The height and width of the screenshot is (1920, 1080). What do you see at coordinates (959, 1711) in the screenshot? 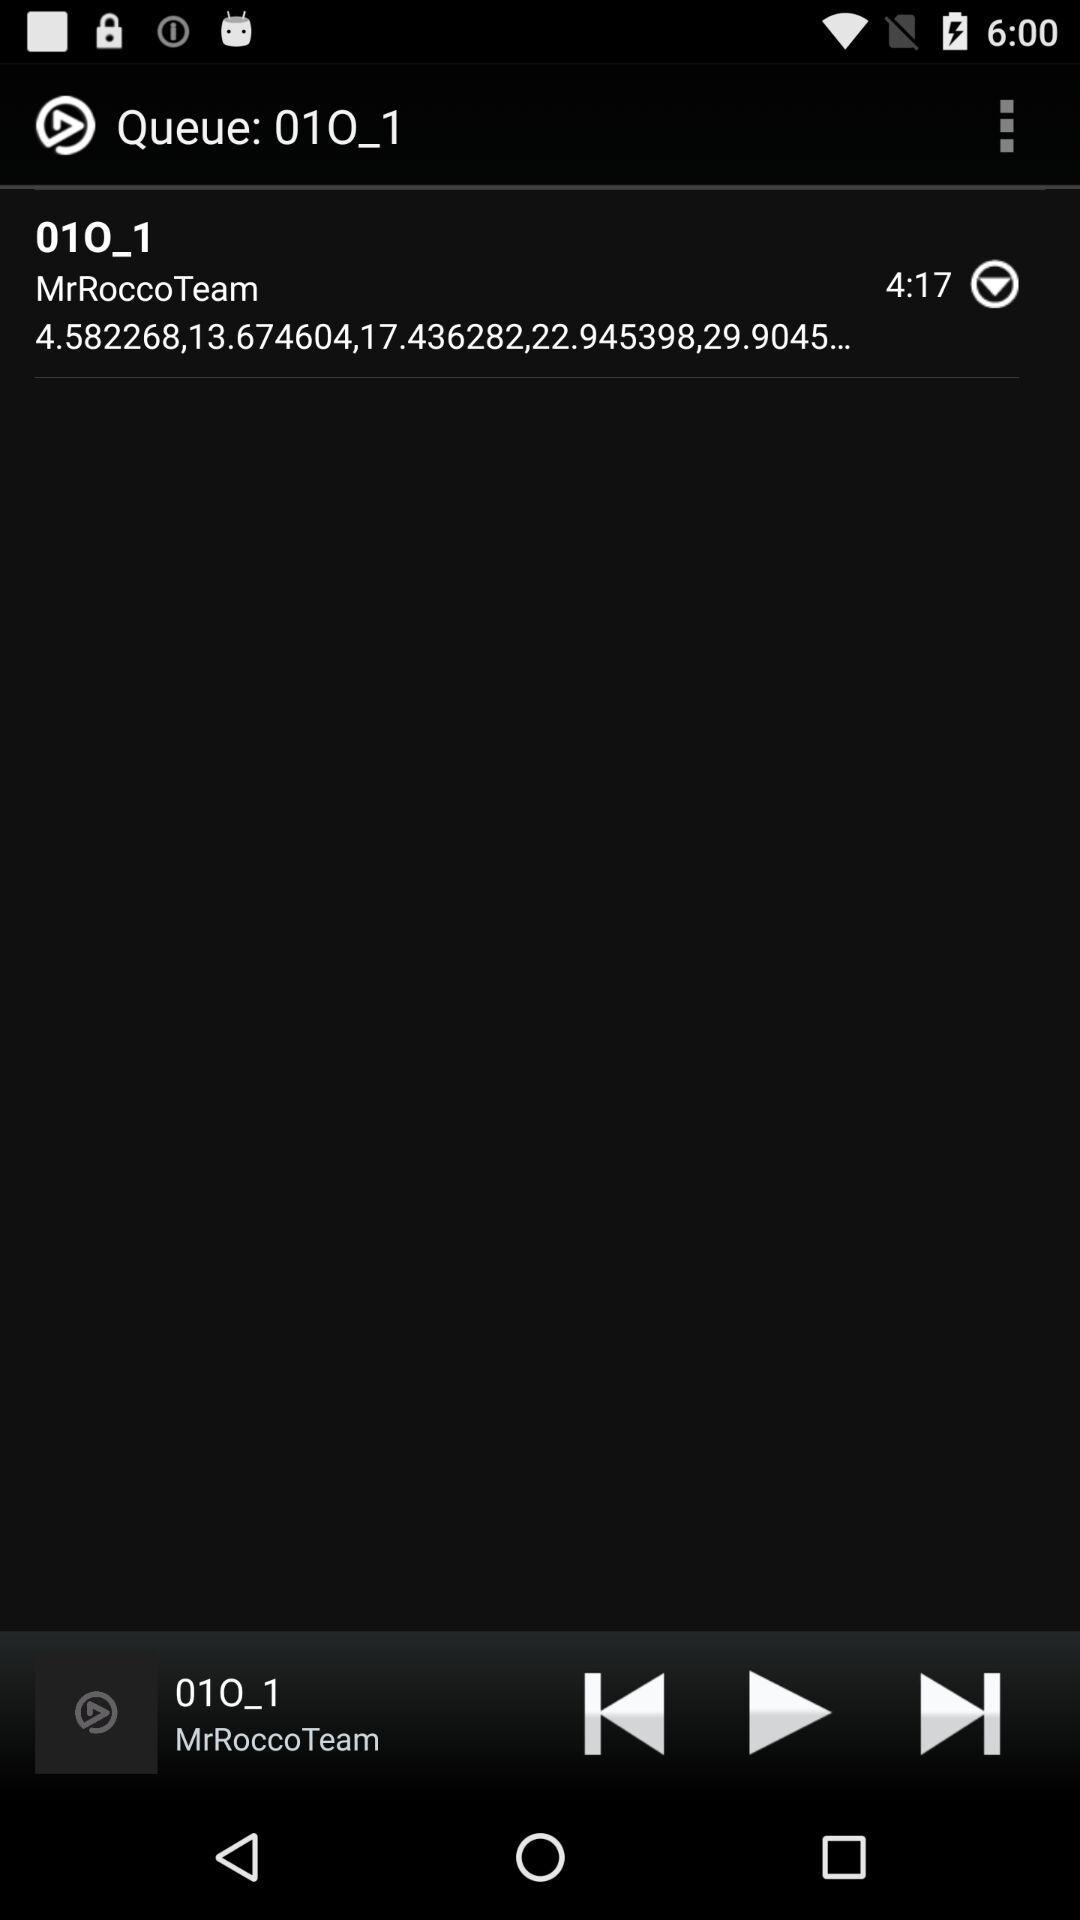
I see `fast forward` at bounding box center [959, 1711].